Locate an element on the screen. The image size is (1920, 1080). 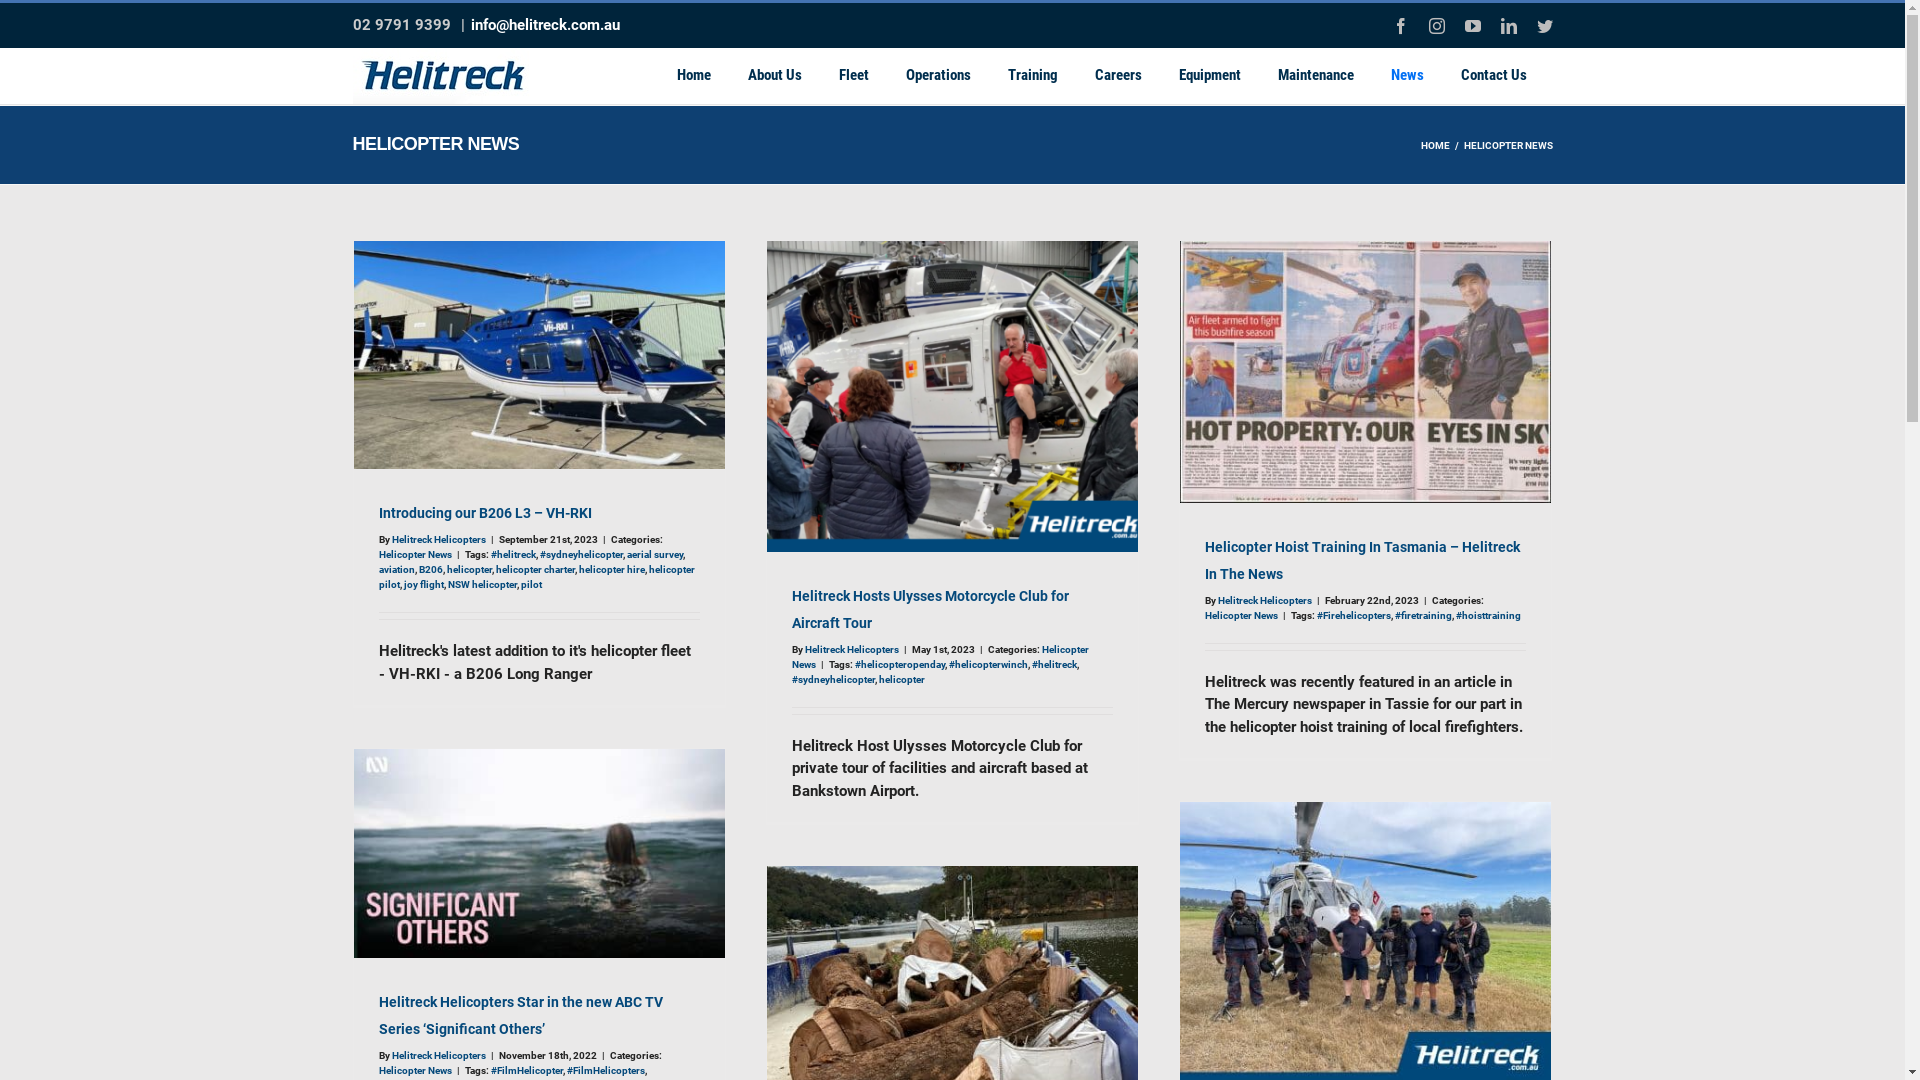
'#sydneyhelicopter' is located at coordinates (580, 554).